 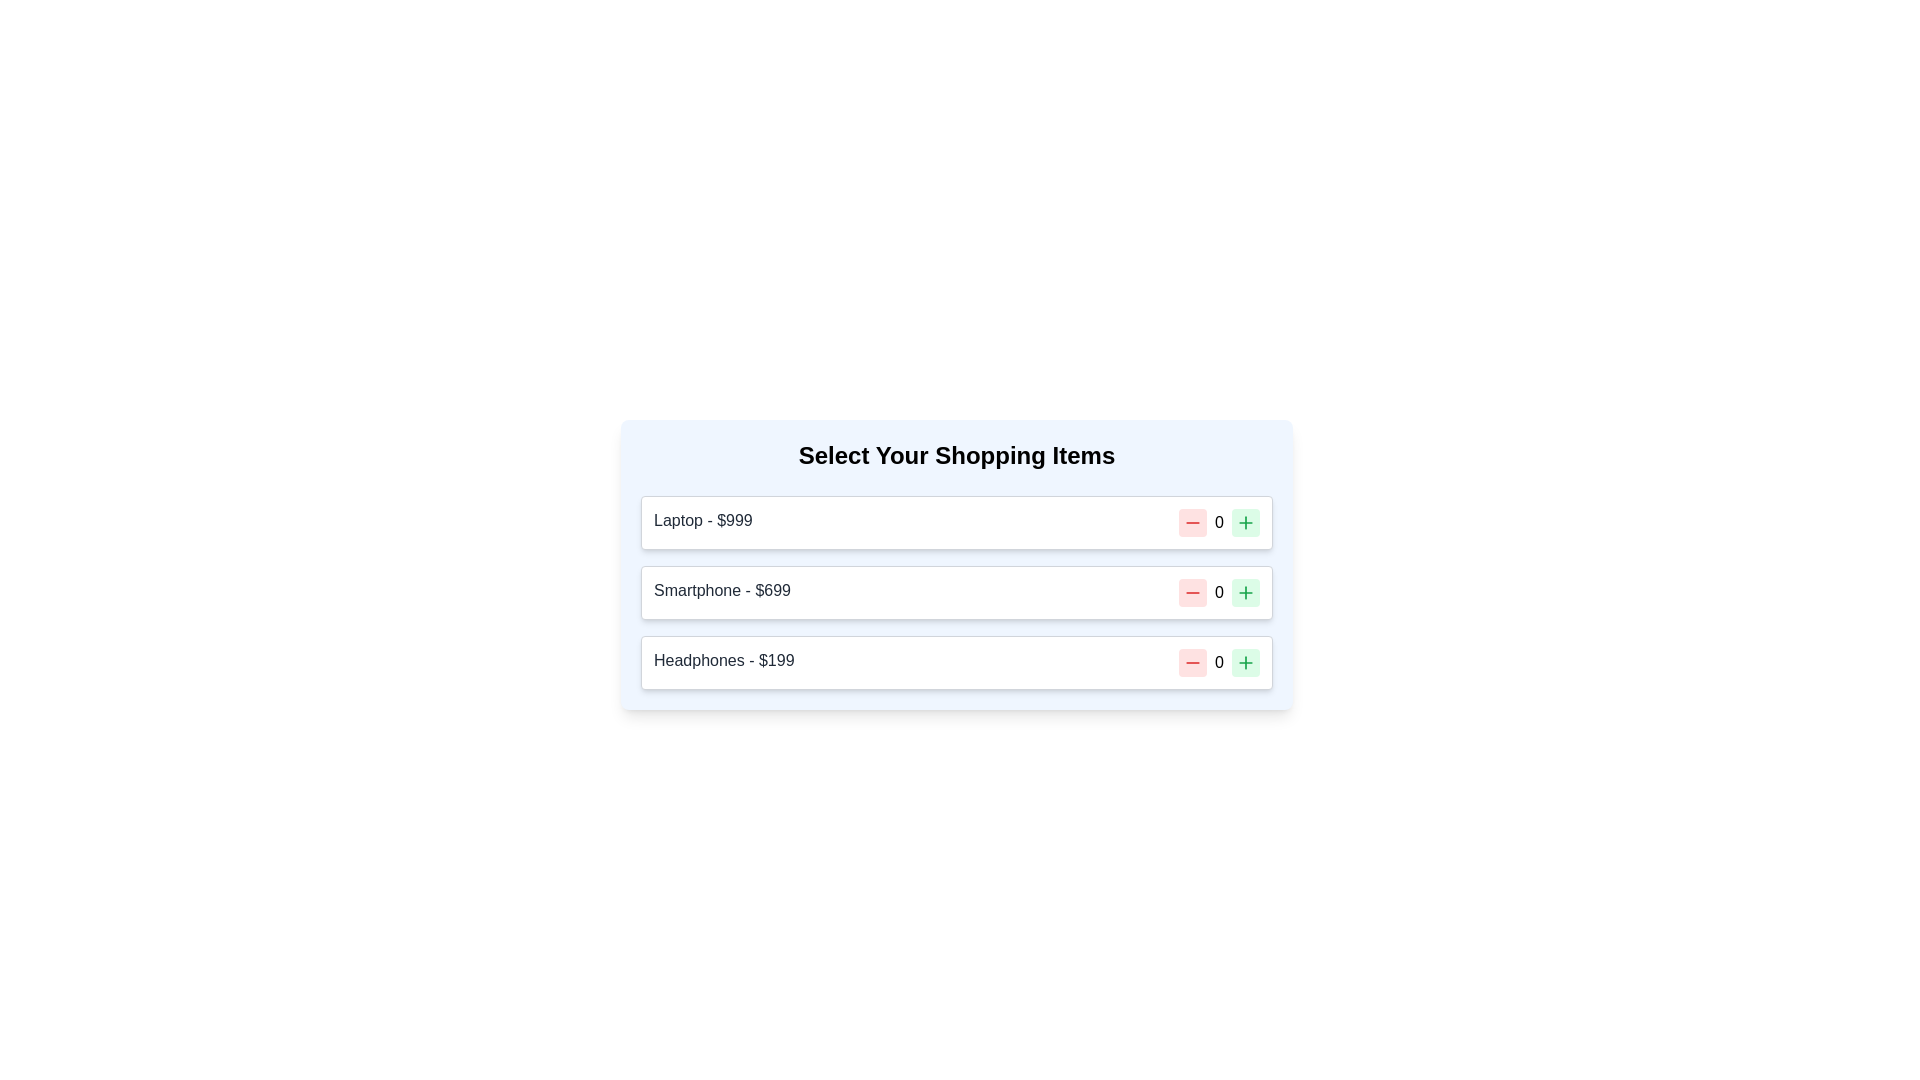 I want to click on the green circular button with a white plus sign to increment the quantity in the 'Headphones - $199' section, so click(x=1245, y=663).